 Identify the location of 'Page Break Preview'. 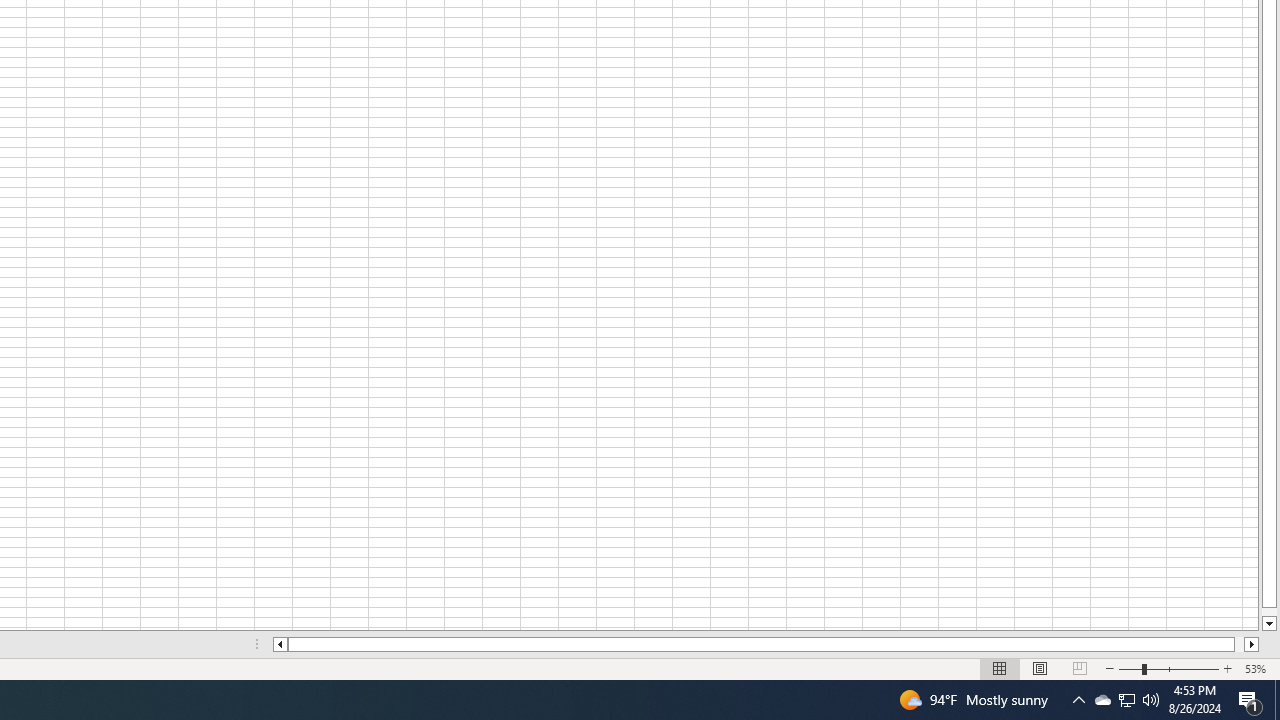
(1078, 669).